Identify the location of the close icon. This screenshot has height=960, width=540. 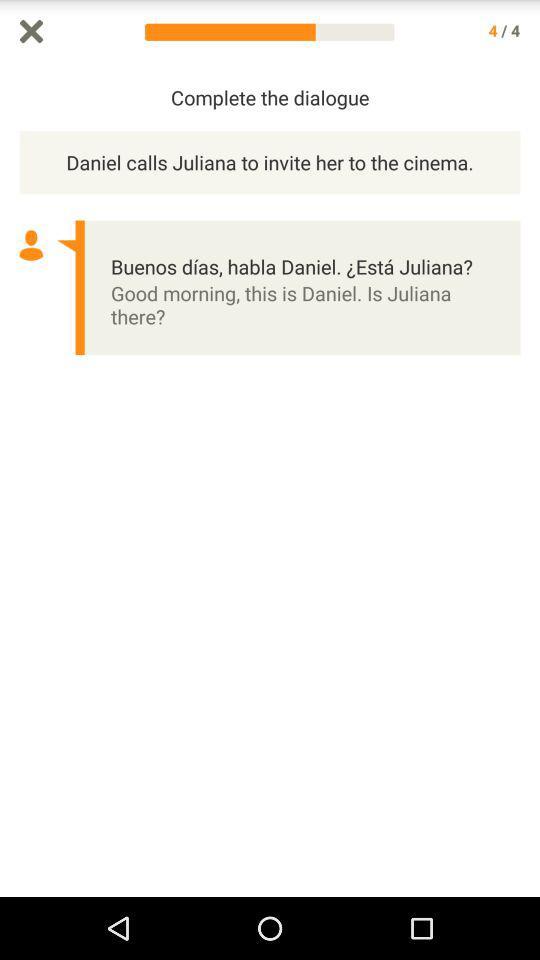
(30, 32).